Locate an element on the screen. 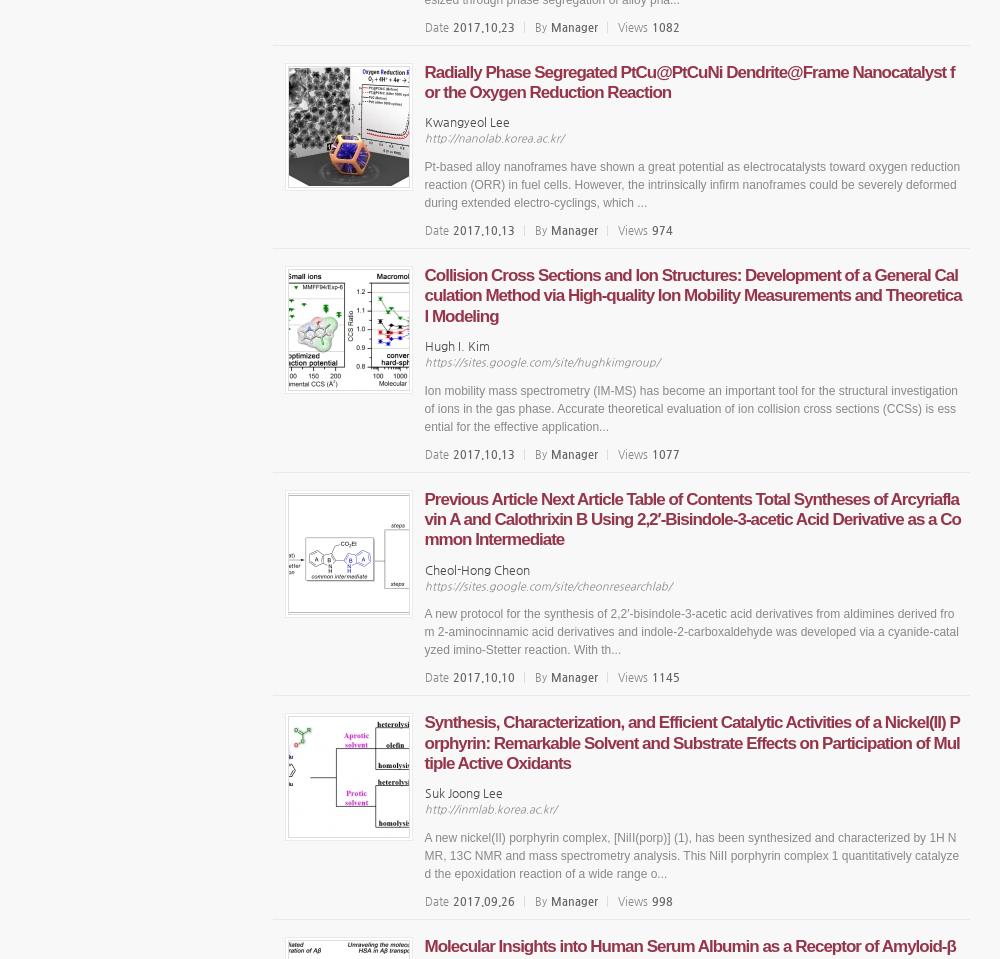  'Cheol-Hong Cheon' is located at coordinates (475, 567).